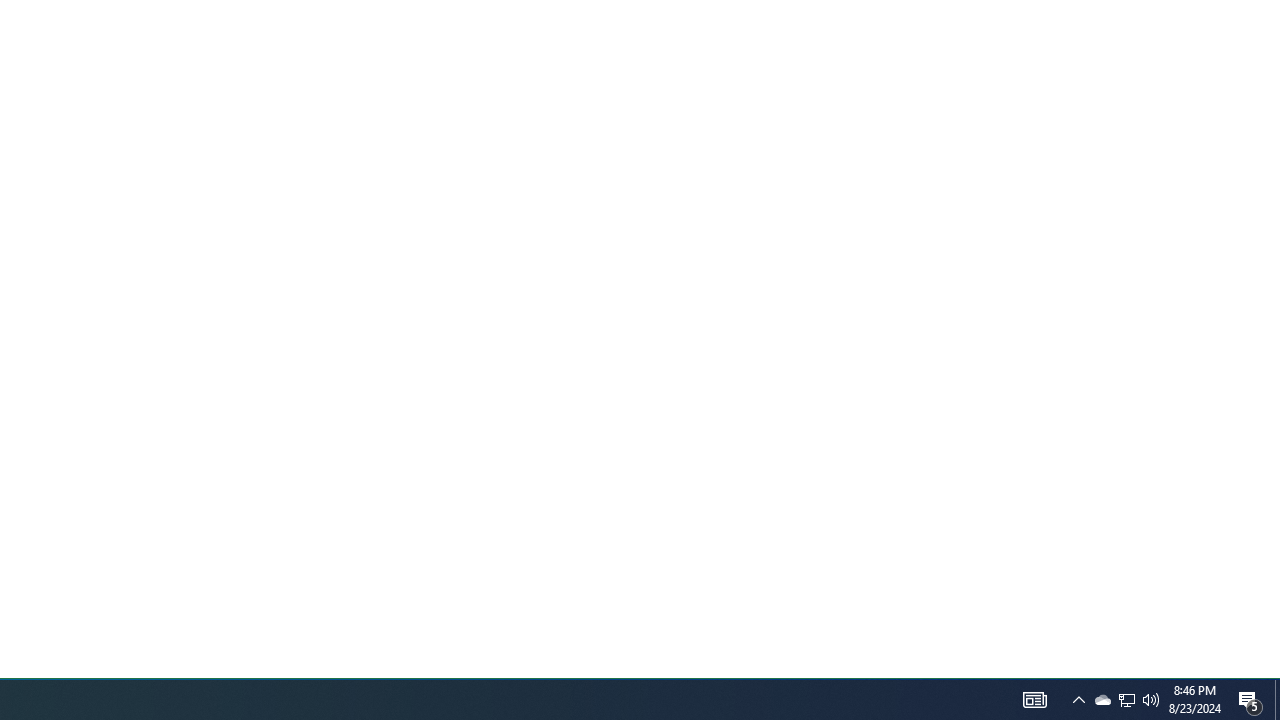 This screenshot has width=1280, height=720. Describe the element at coordinates (1101, 698) in the screenshot. I see `'User Promoted Notification Area'` at that location.